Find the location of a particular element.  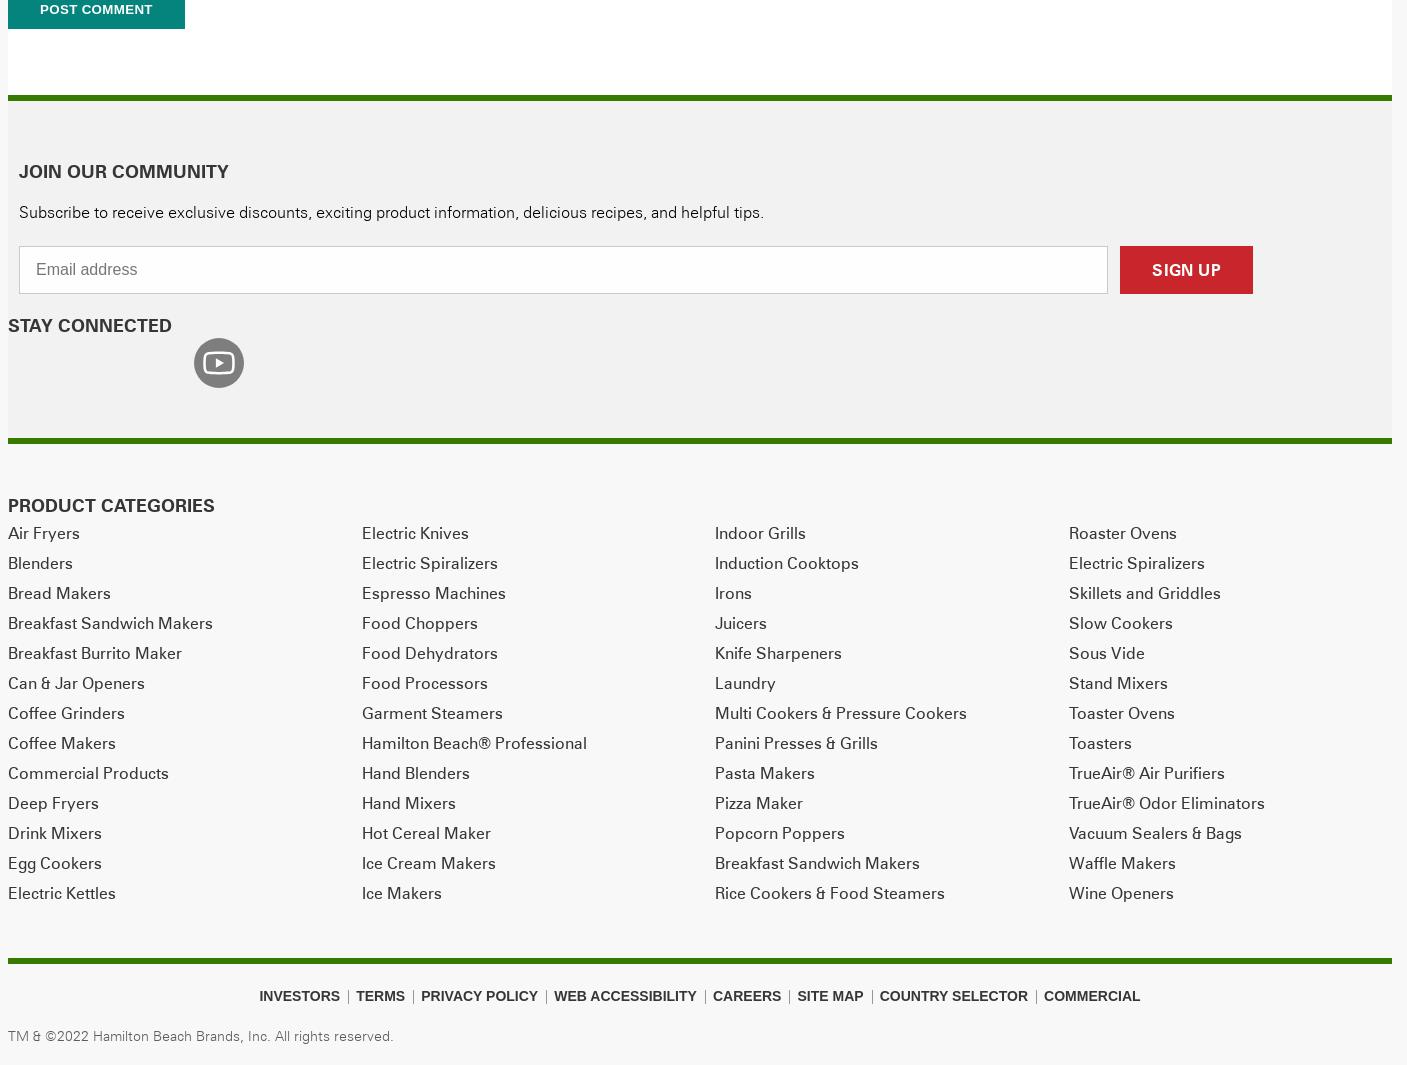

'Induction Cooktops' is located at coordinates (786, 561).